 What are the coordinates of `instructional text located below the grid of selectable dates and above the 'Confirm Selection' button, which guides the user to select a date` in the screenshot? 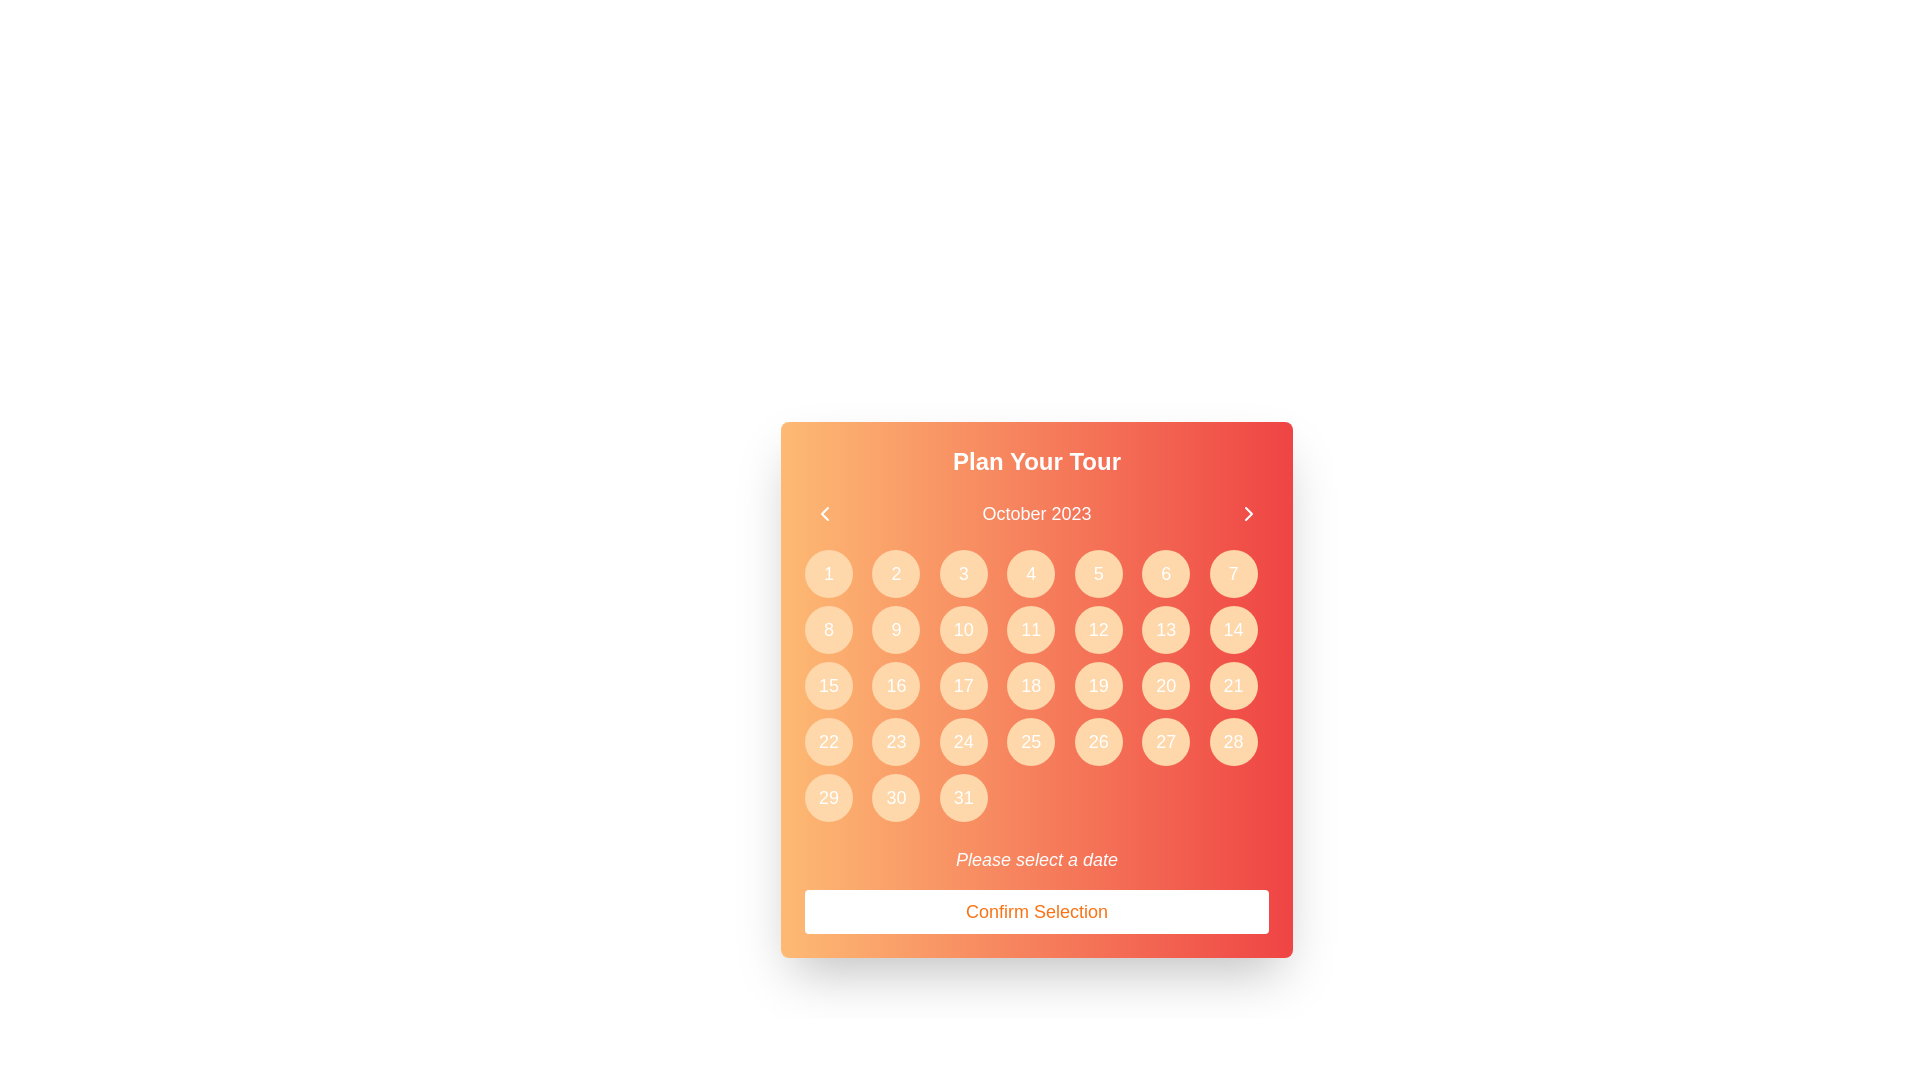 It's located at (1036, 859).